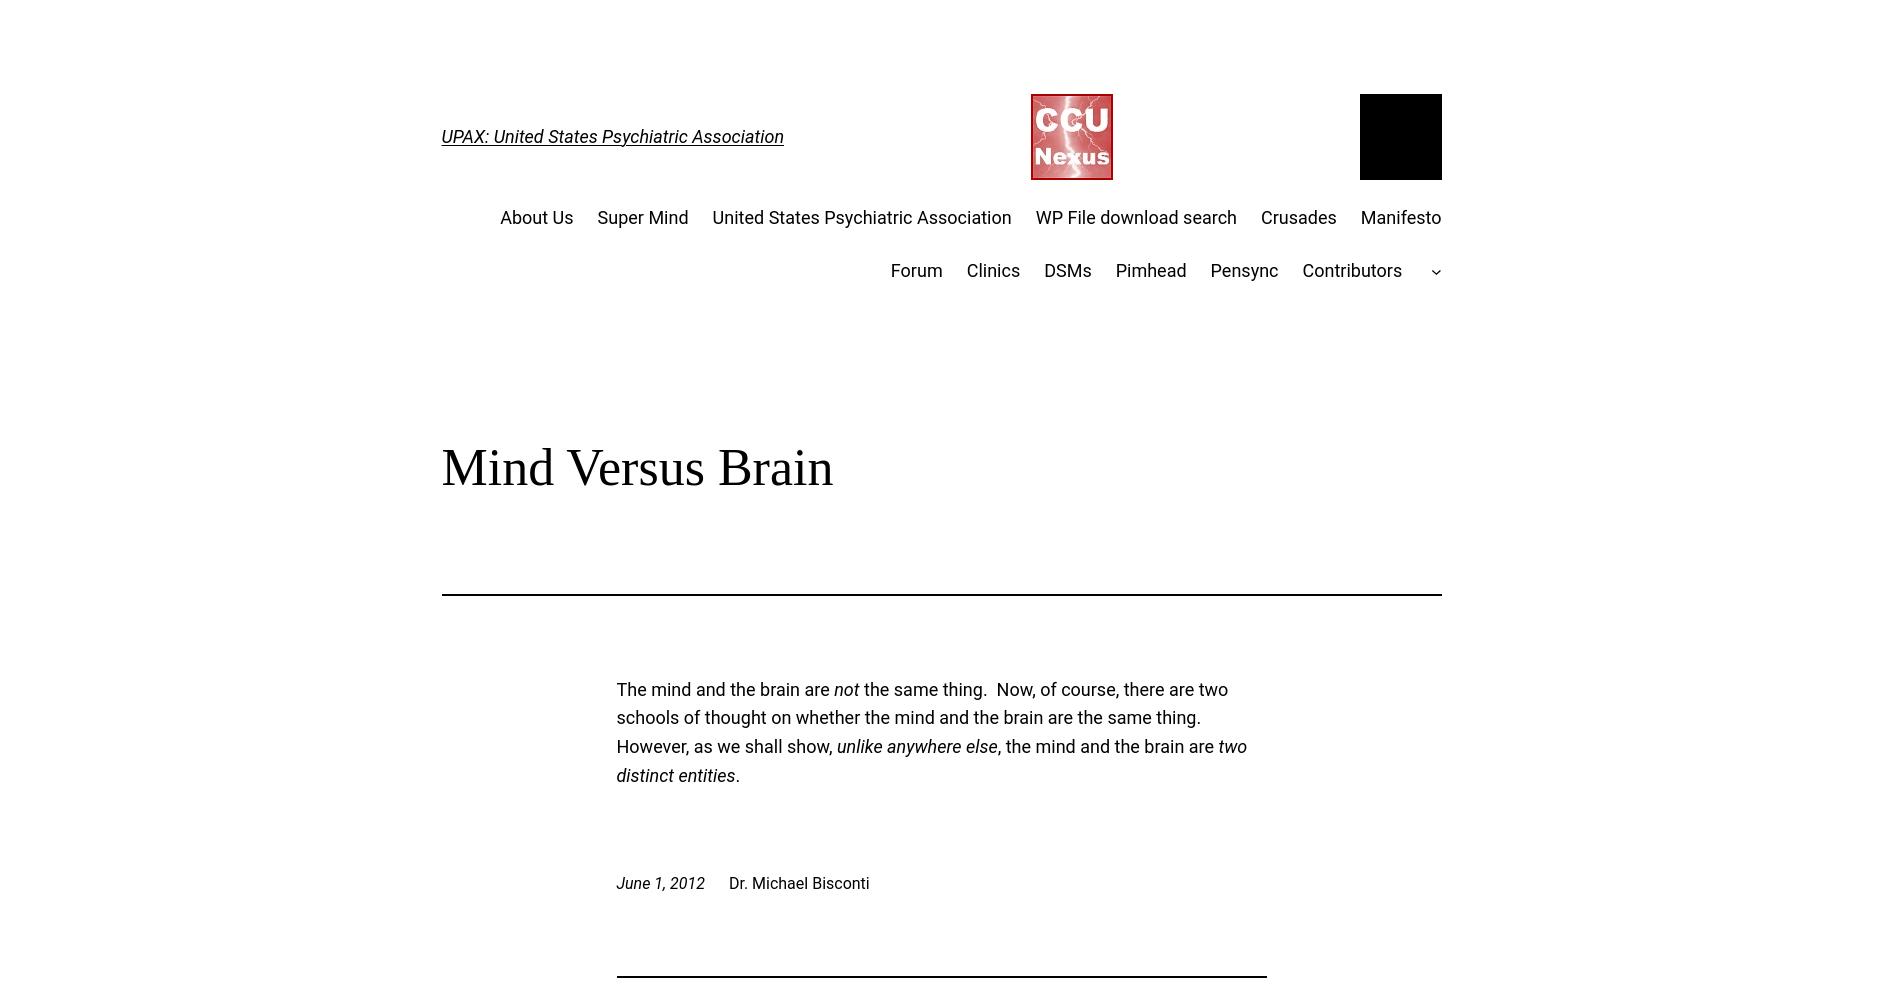 The width and height of the screenshot is (1883, 1000). Describe the element at coordinates (1149, 269) in the screenshot. I see `'Pimhead'` at that location.